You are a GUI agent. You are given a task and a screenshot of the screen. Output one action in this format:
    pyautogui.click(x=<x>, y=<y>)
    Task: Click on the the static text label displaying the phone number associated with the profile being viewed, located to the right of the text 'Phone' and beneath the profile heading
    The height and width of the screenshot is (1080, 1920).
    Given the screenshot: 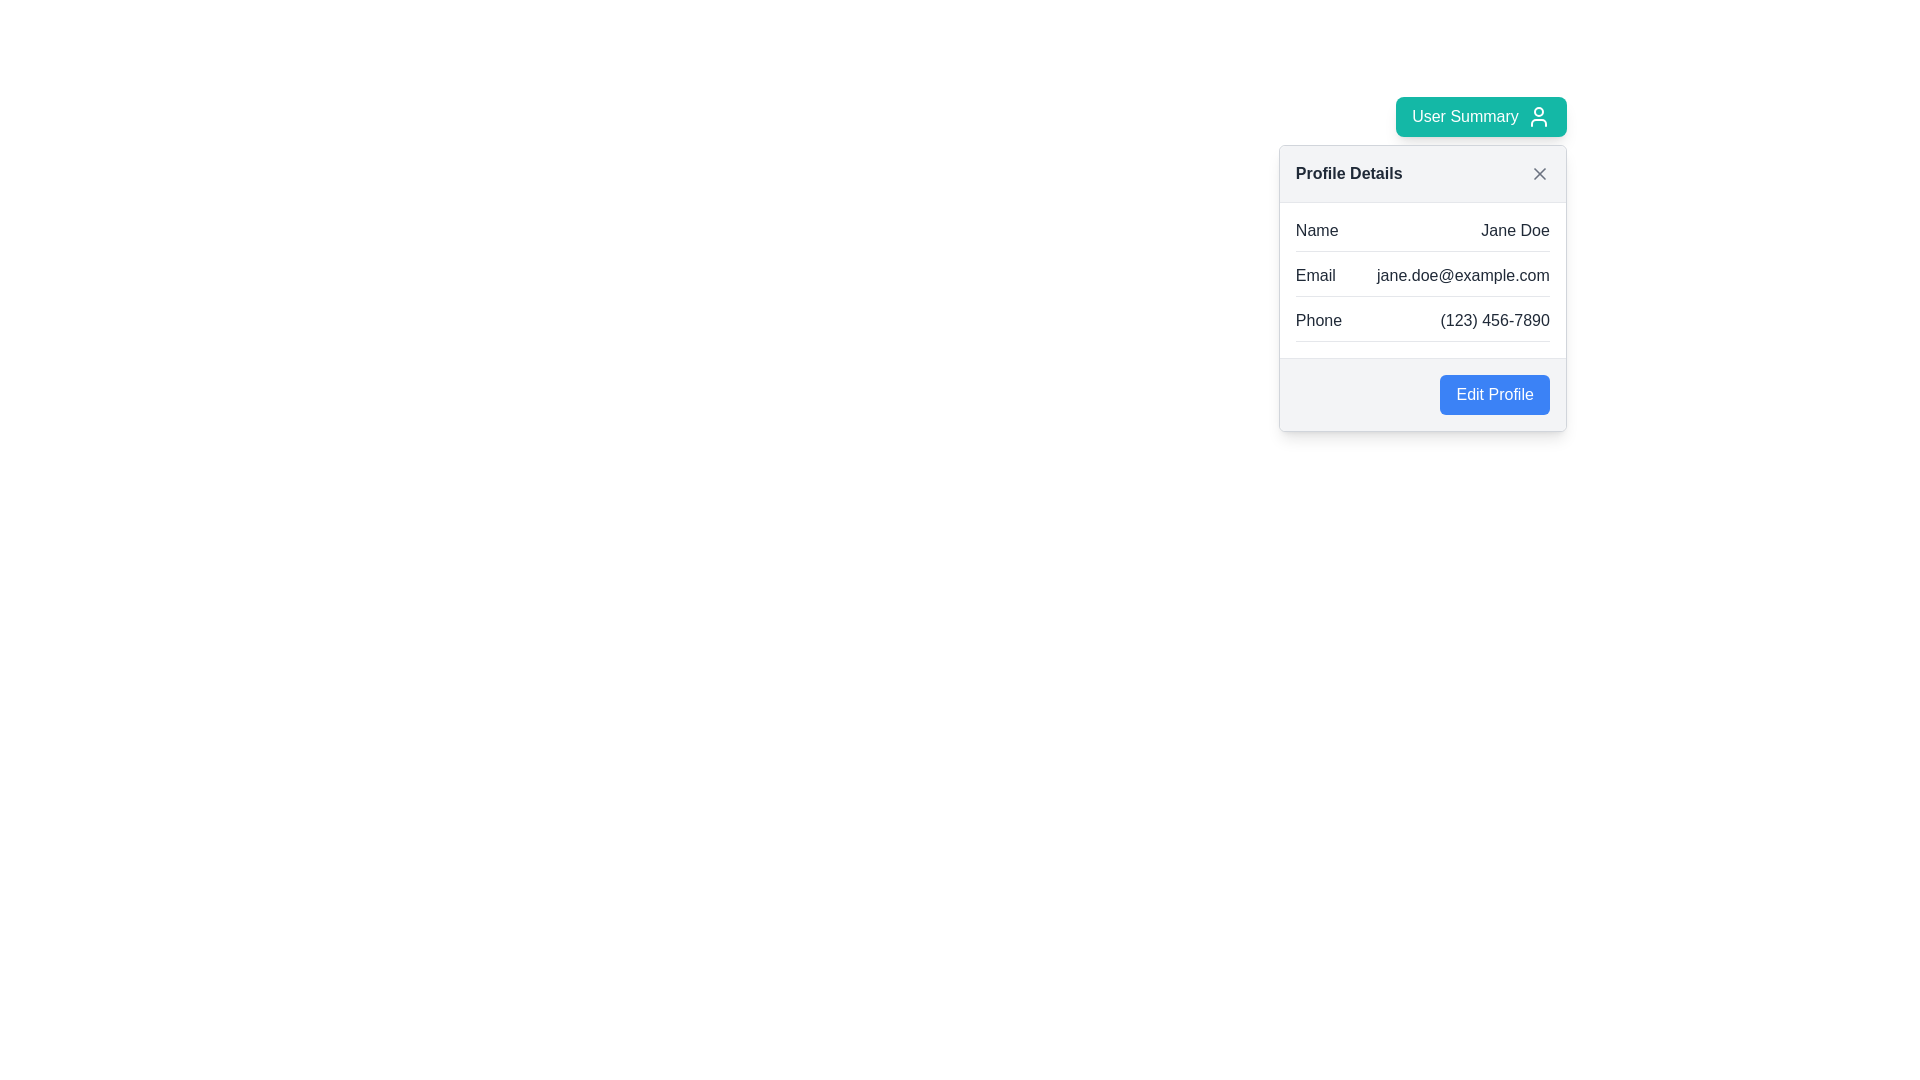 What is the action you would take?
    pyautogui.click(x=1495, y=319)
    